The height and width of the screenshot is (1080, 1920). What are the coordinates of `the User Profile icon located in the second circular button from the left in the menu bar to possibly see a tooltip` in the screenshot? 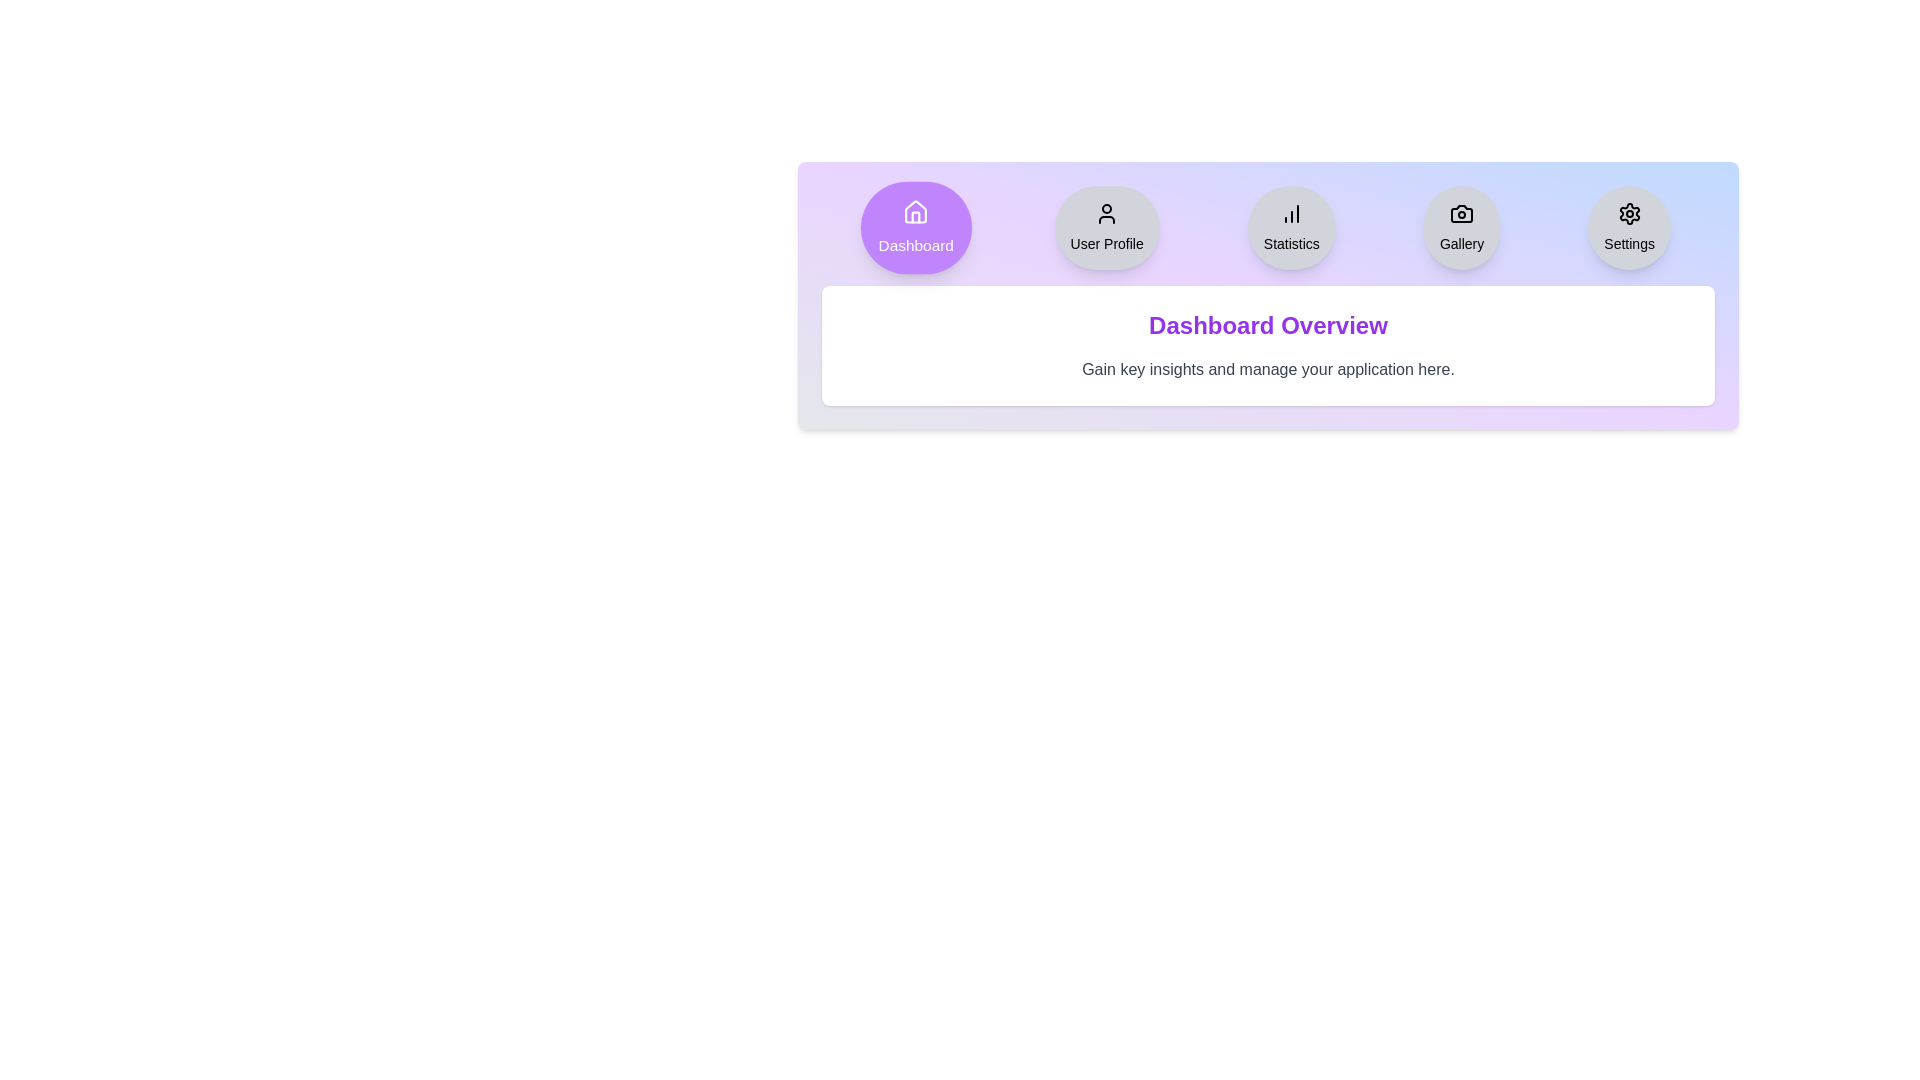 It's located at (1106, 213).